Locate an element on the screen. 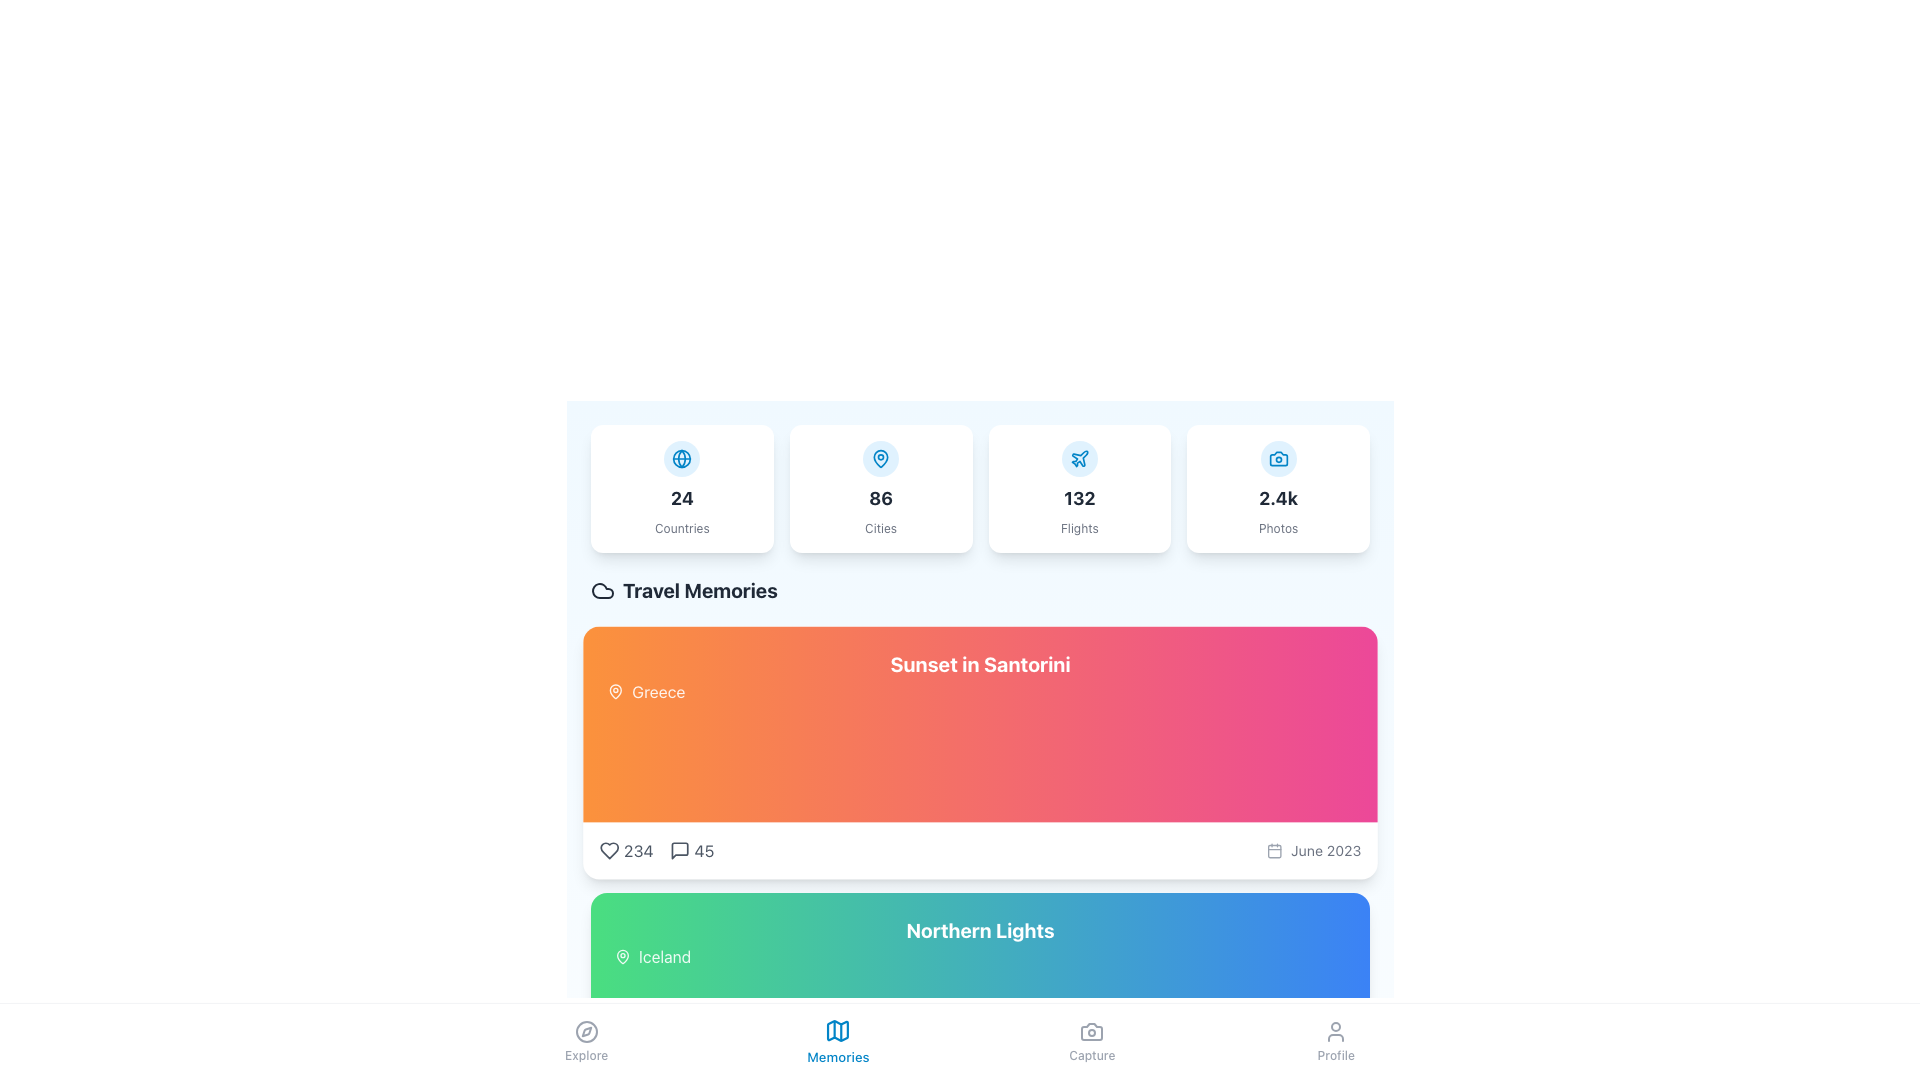 This screenshot has width=1920, height=1080. the map icon button in the 'Memories' section of the navigation bar is located at coordinates (838, 1030).